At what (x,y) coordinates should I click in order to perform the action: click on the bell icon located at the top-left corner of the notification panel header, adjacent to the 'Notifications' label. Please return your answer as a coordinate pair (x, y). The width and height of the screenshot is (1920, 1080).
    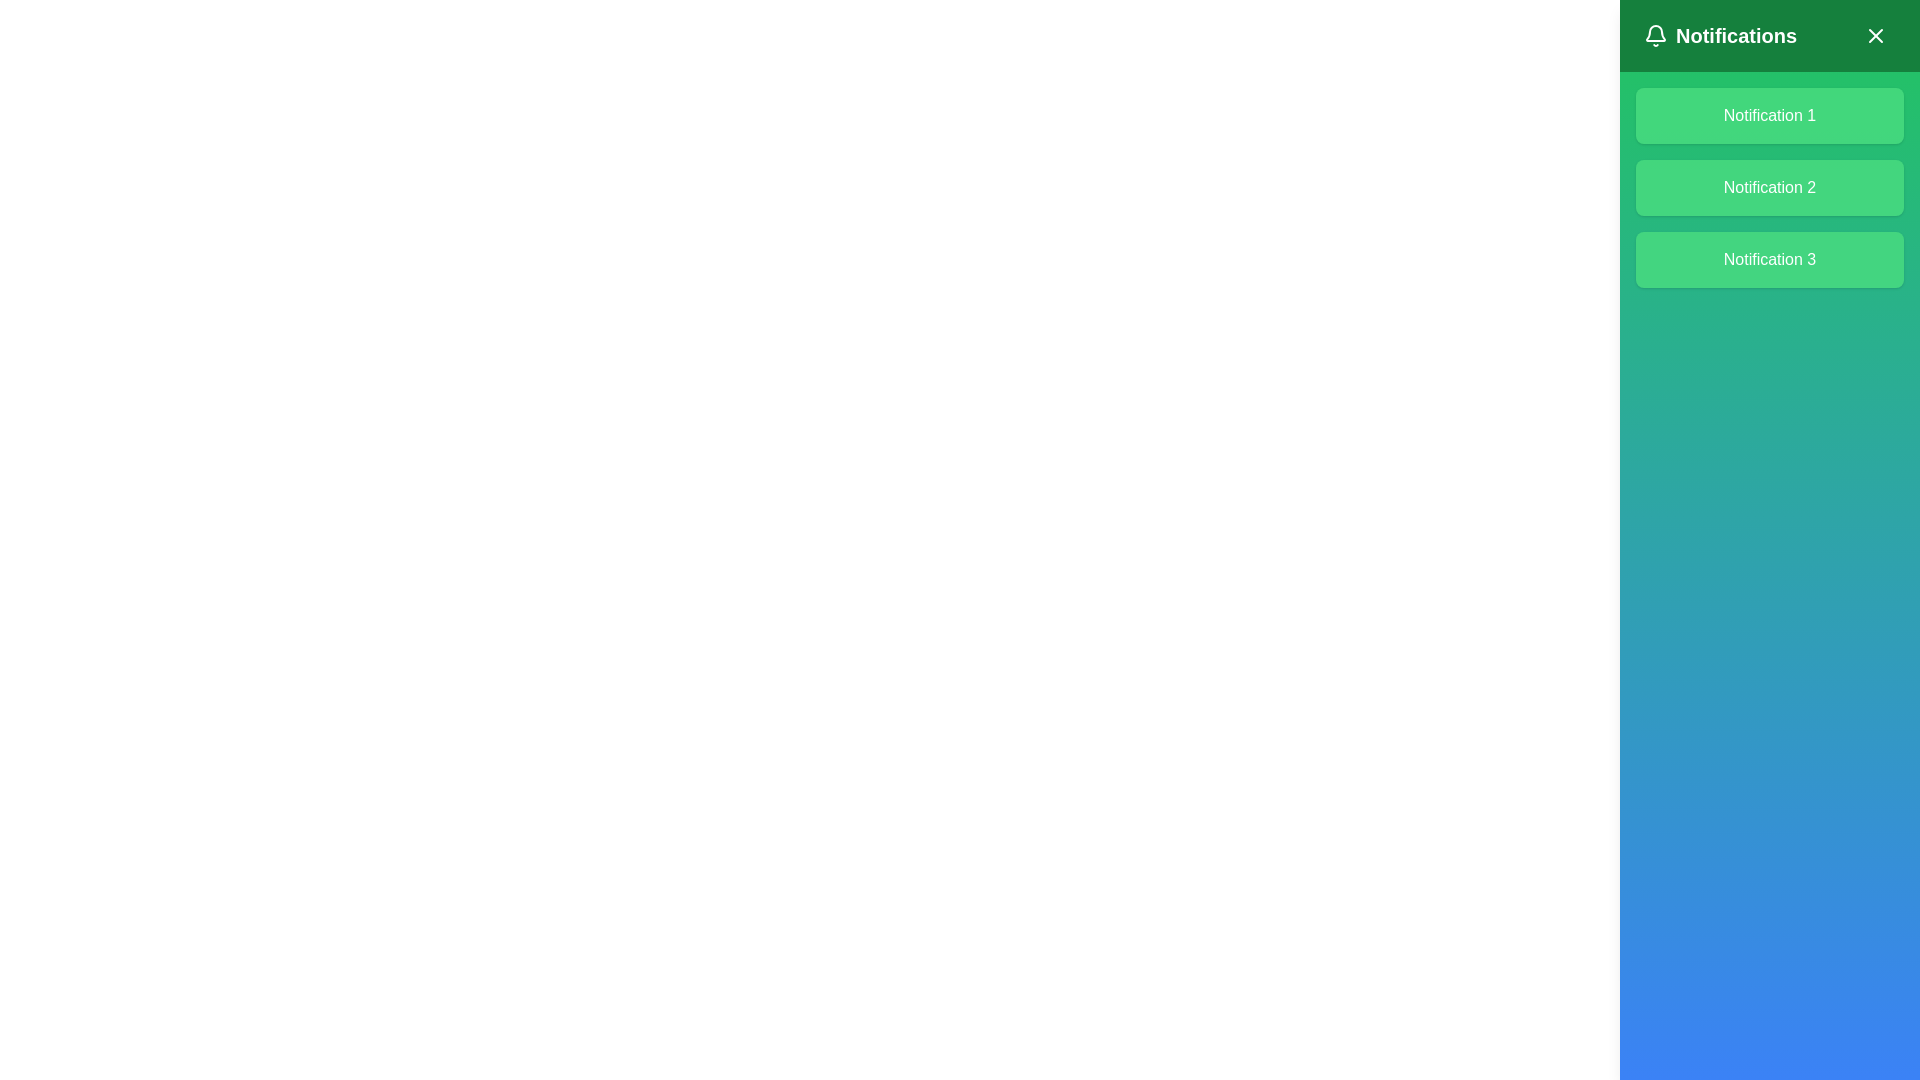
    Looking at the image, I should click on (1656, 35).